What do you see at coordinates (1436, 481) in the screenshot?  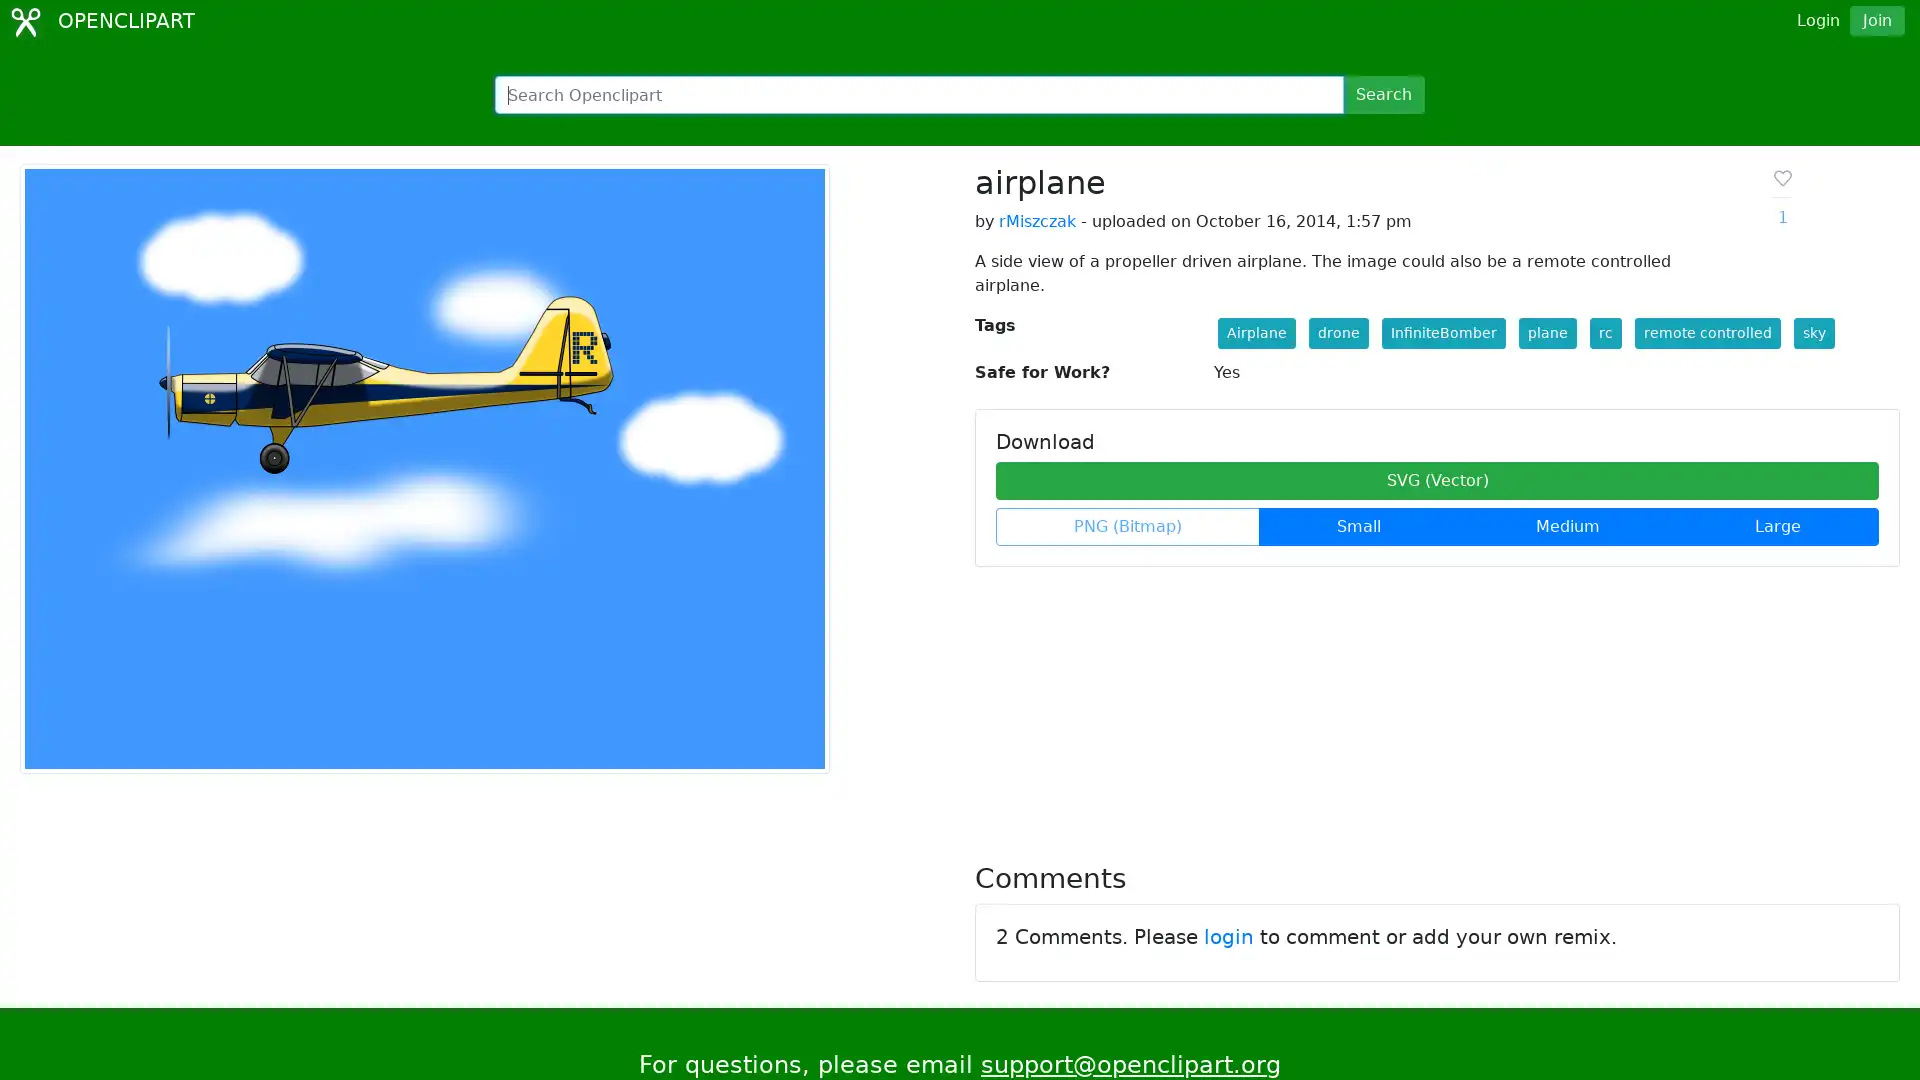 I see `SVG (Vector)` at bounding box center [1436, 481].